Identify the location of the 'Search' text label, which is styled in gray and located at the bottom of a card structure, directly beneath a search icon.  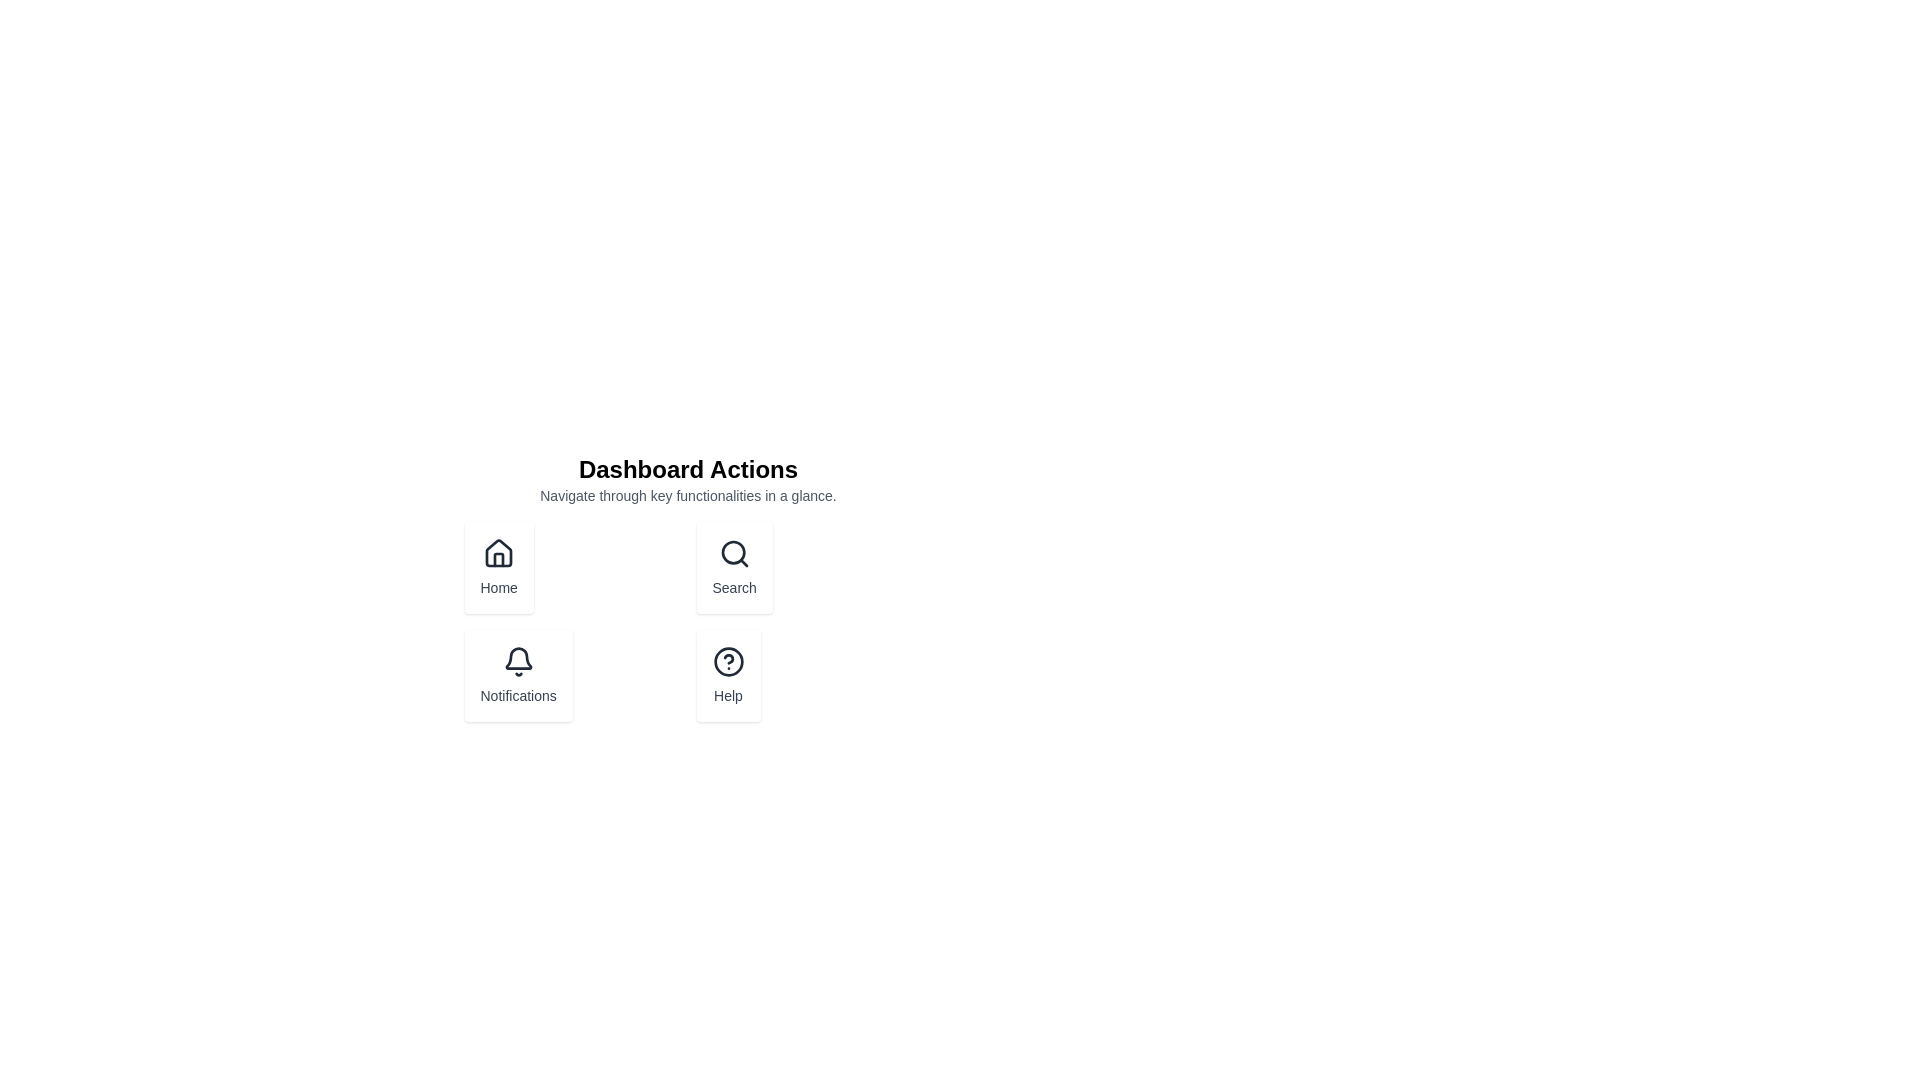
(733, 586).